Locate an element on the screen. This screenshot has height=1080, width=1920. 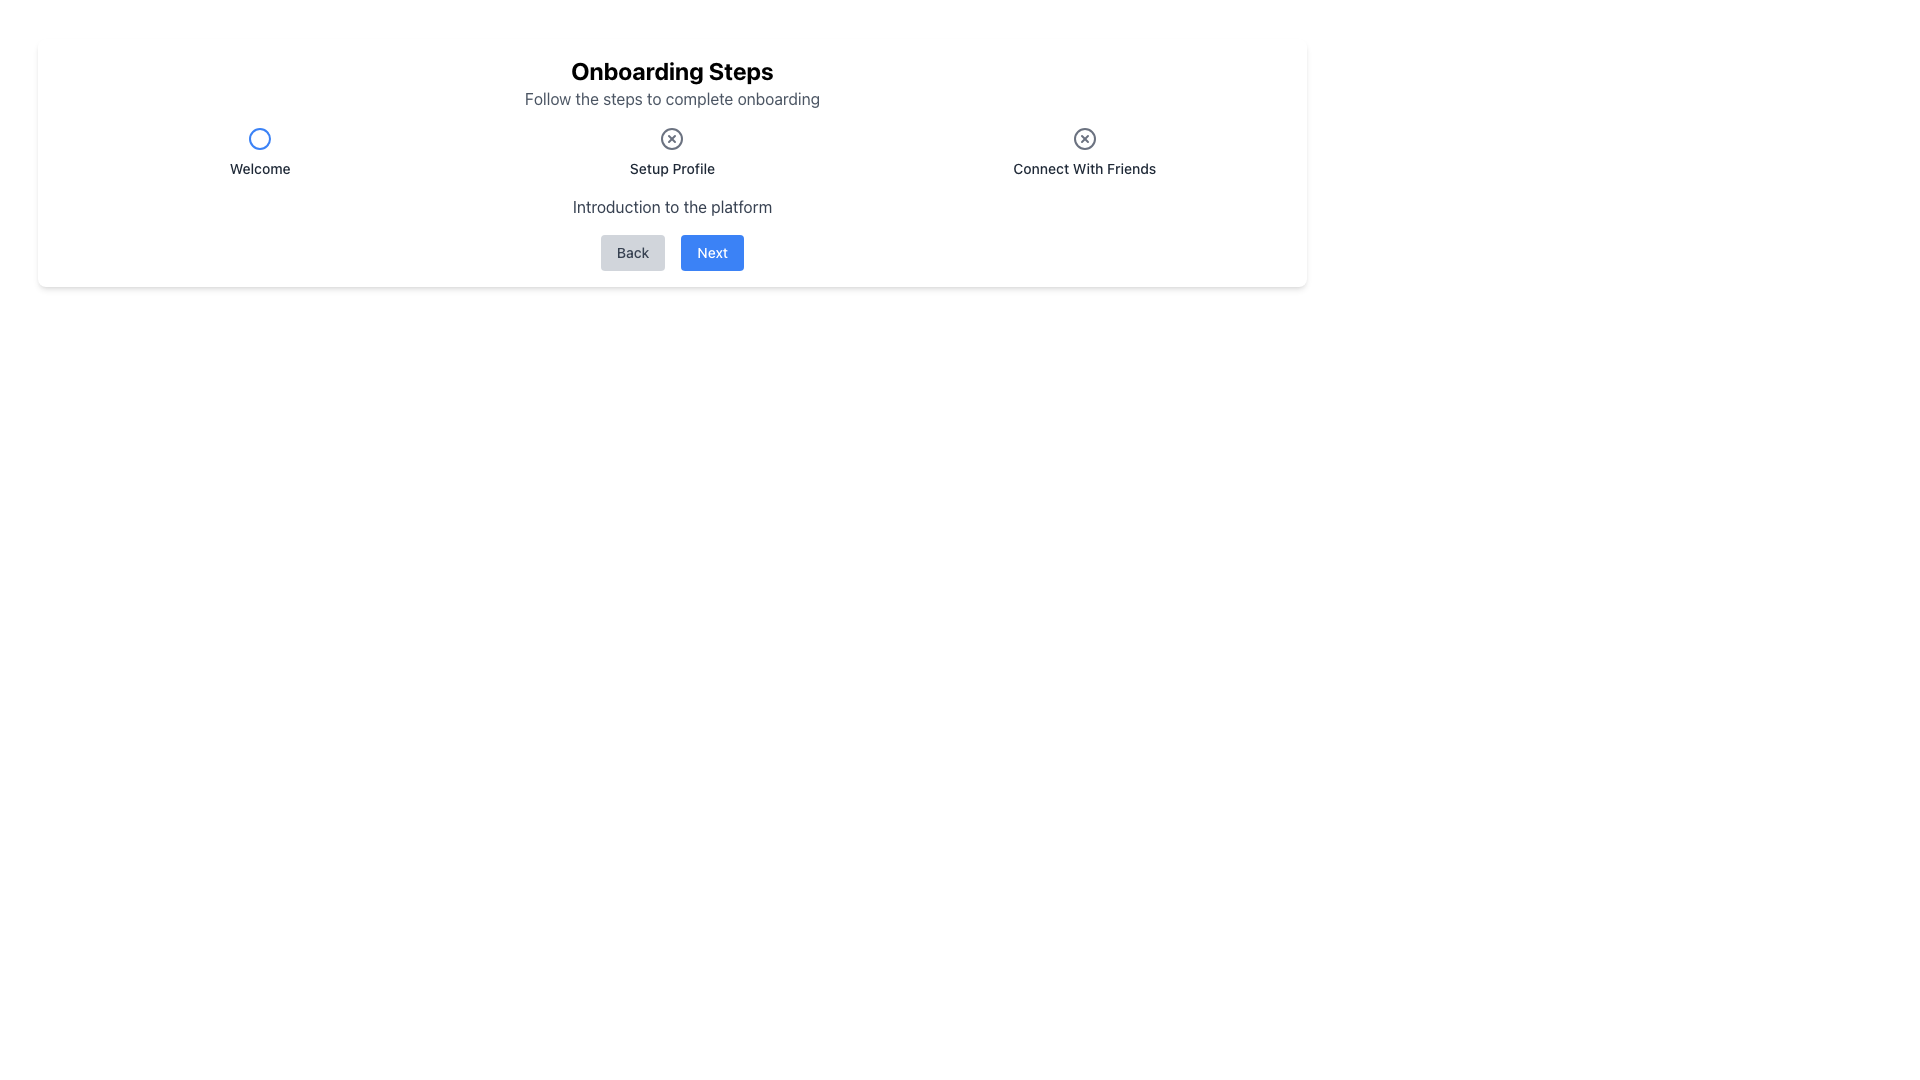
the centermost circle of the 'Setup Profile' icon is located at coordinates (672, 137).